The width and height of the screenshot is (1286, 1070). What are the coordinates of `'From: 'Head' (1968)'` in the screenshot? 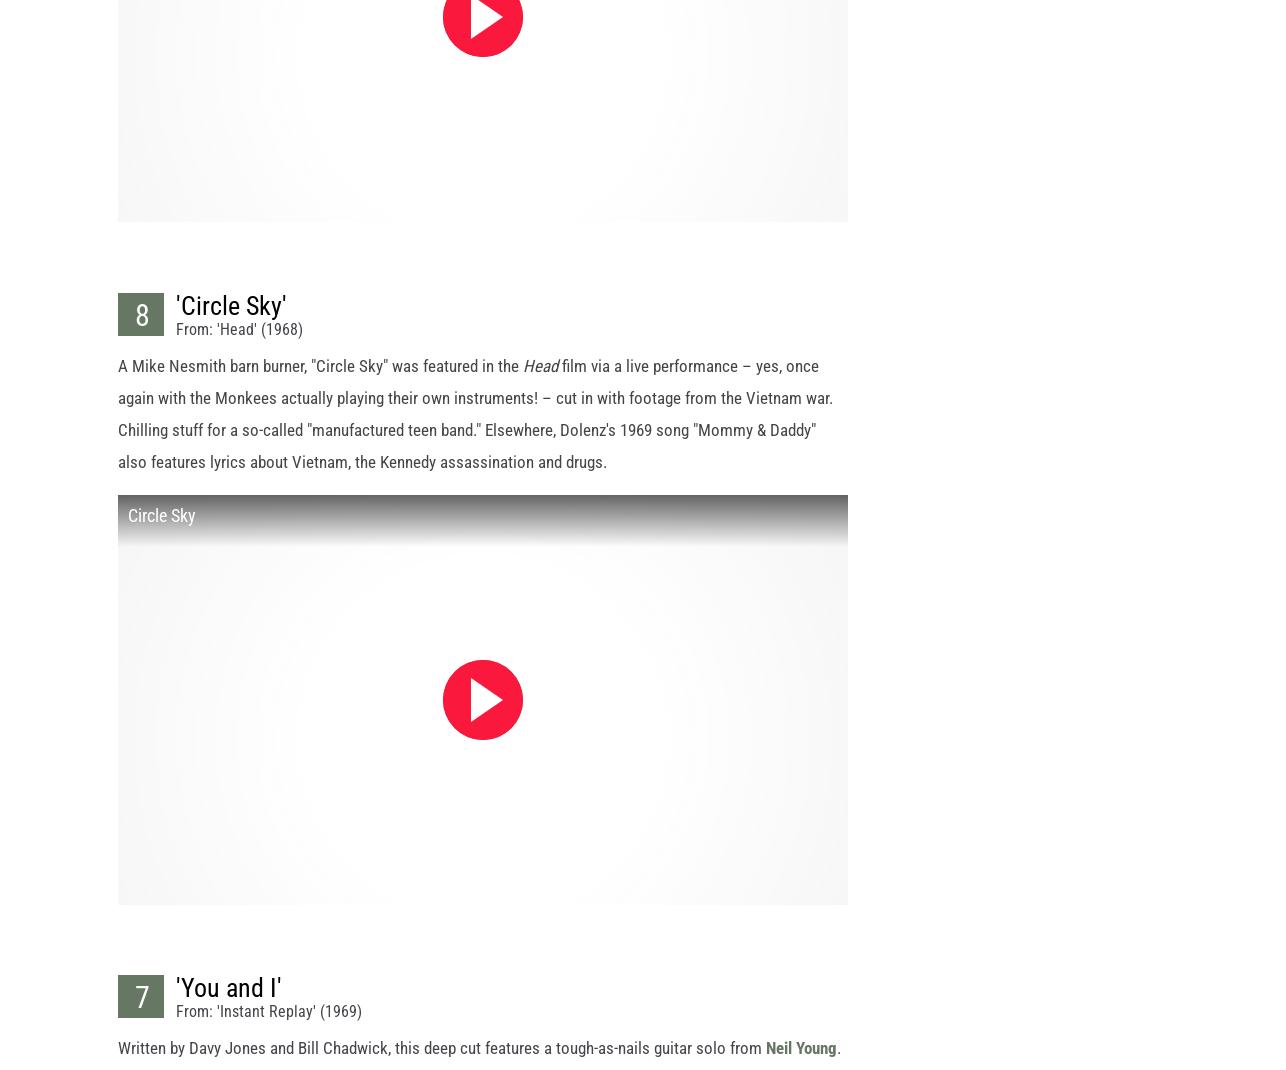 It's located at (239, 346).